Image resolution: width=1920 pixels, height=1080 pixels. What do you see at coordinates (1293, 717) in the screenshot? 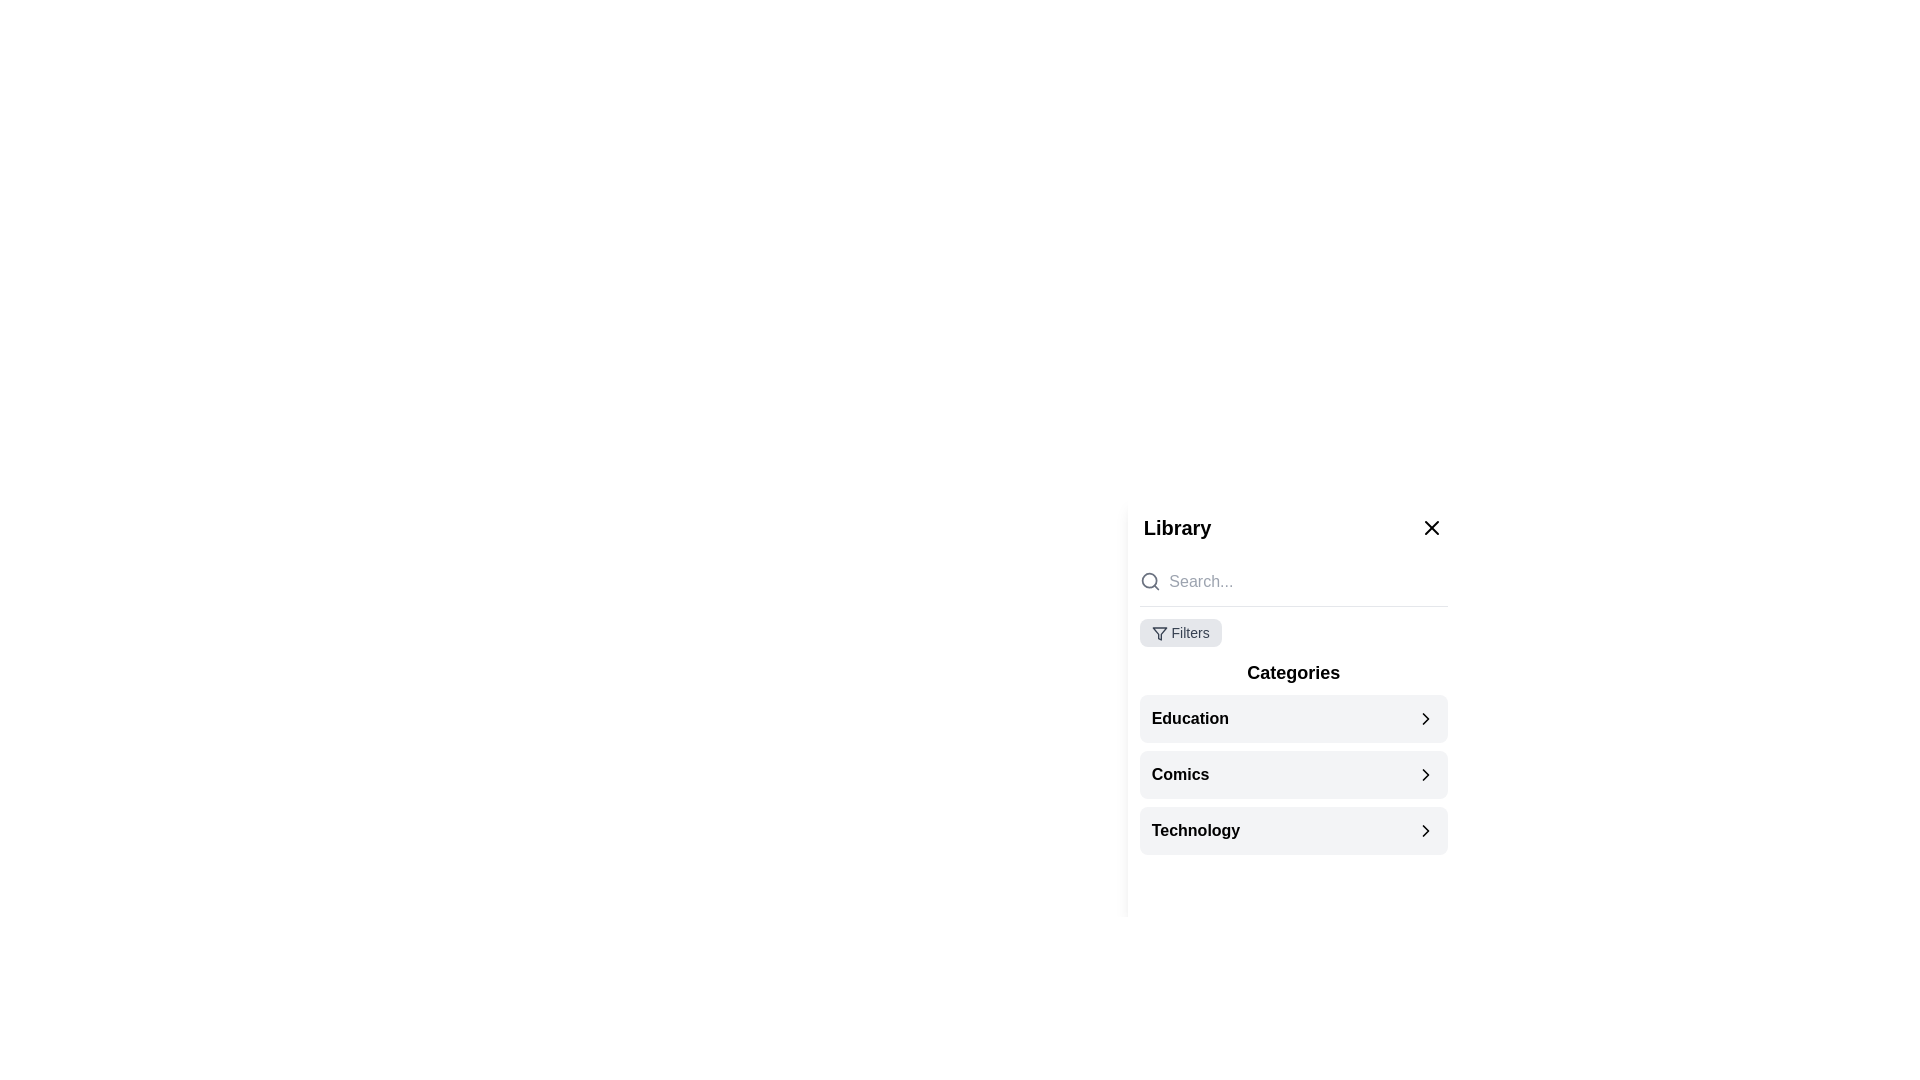
I see `the first selectable category button in the 'Categories' section` at bounding box center [1293, 717].